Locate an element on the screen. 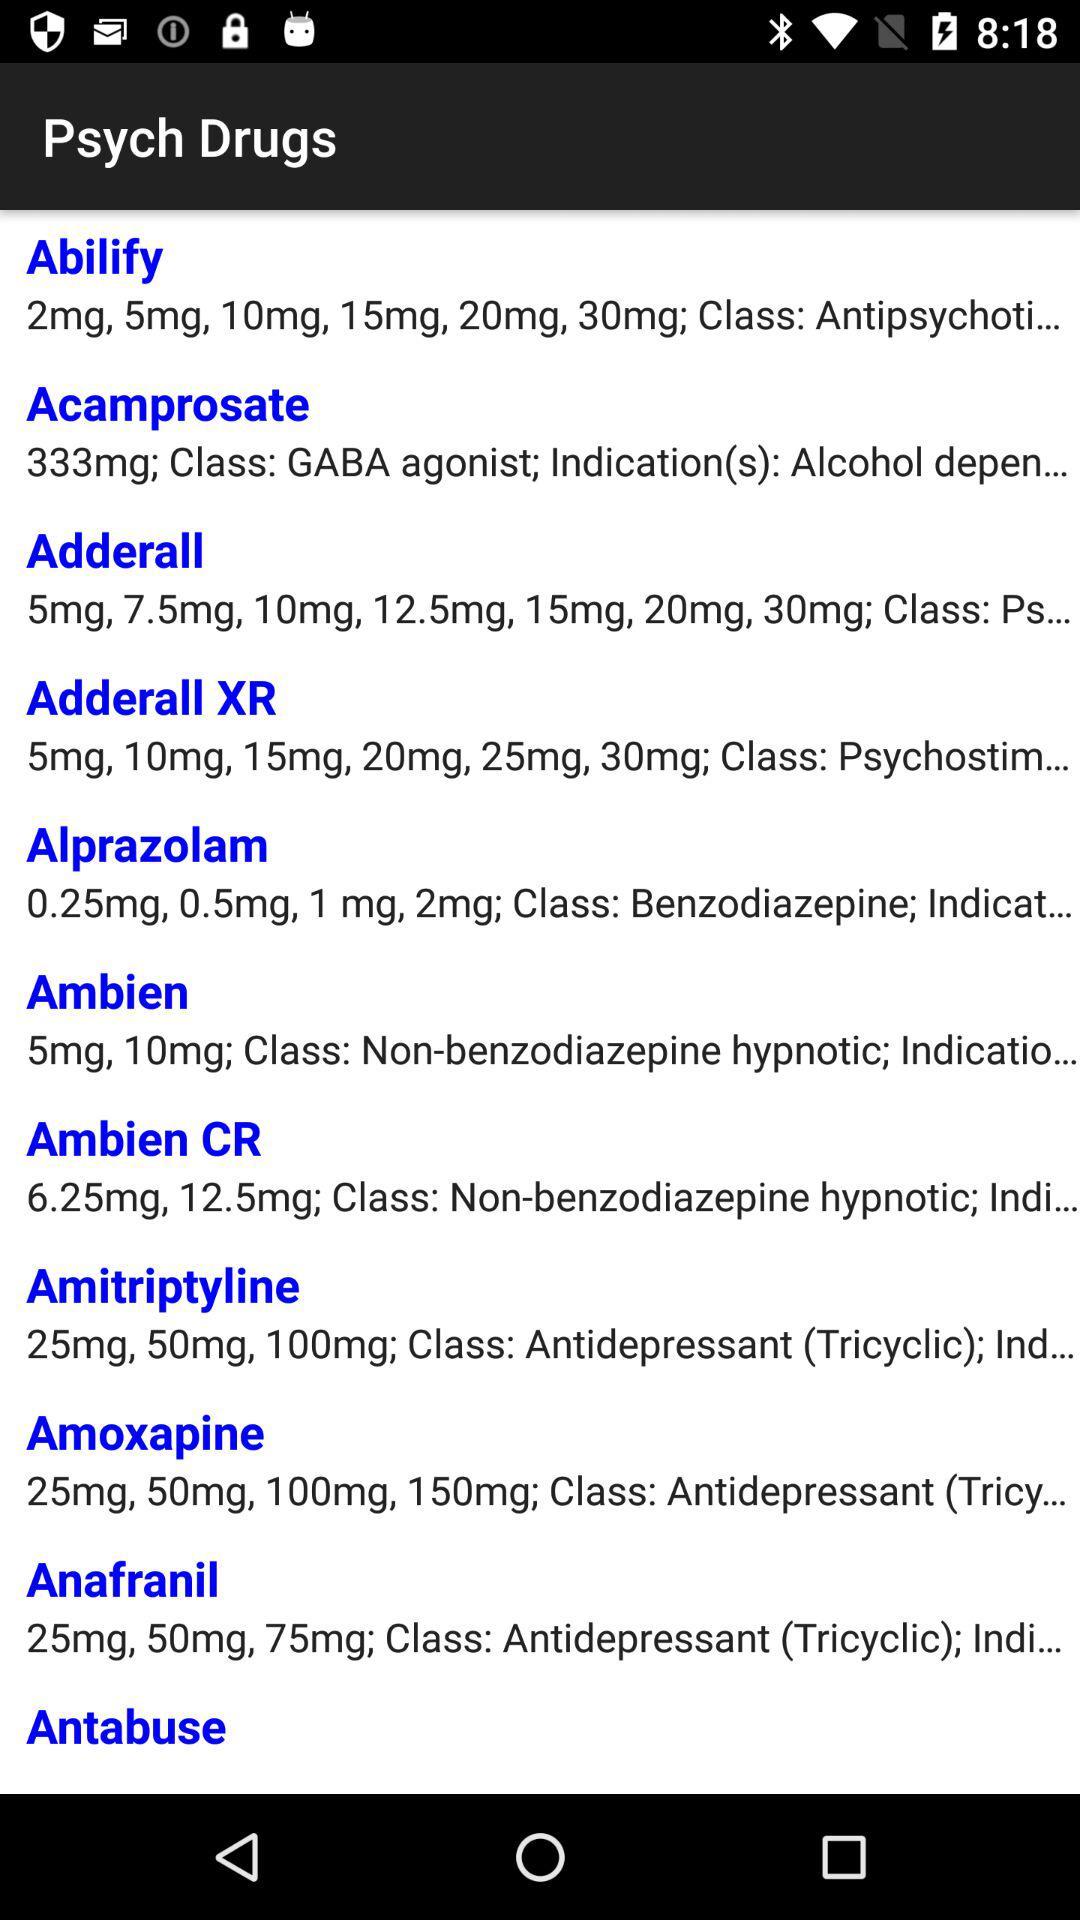 This screenshot has width=1080, height=1920. app below the 25mg 50mg 75mg icon is located at coordinates (126, 1723).